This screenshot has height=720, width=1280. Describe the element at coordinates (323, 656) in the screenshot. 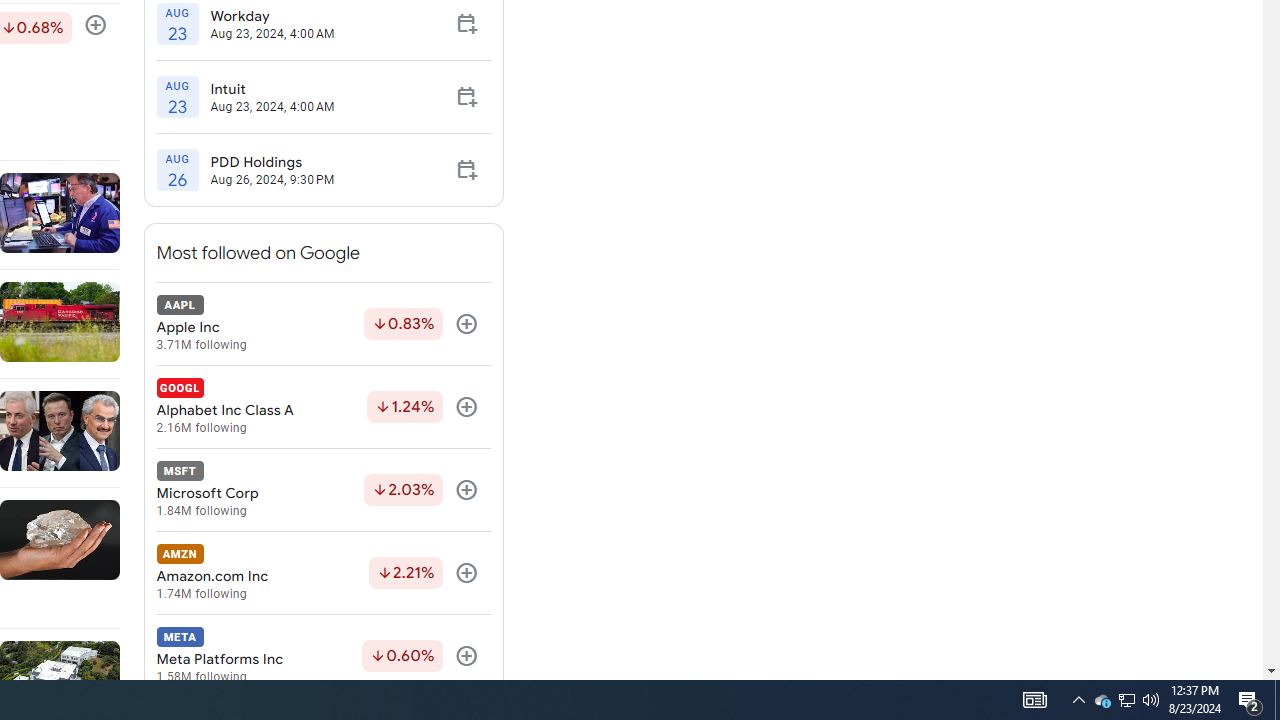

I see `'META Meta Platforms Inc 1.58M following Down by 0.60% Follow'` at that location.